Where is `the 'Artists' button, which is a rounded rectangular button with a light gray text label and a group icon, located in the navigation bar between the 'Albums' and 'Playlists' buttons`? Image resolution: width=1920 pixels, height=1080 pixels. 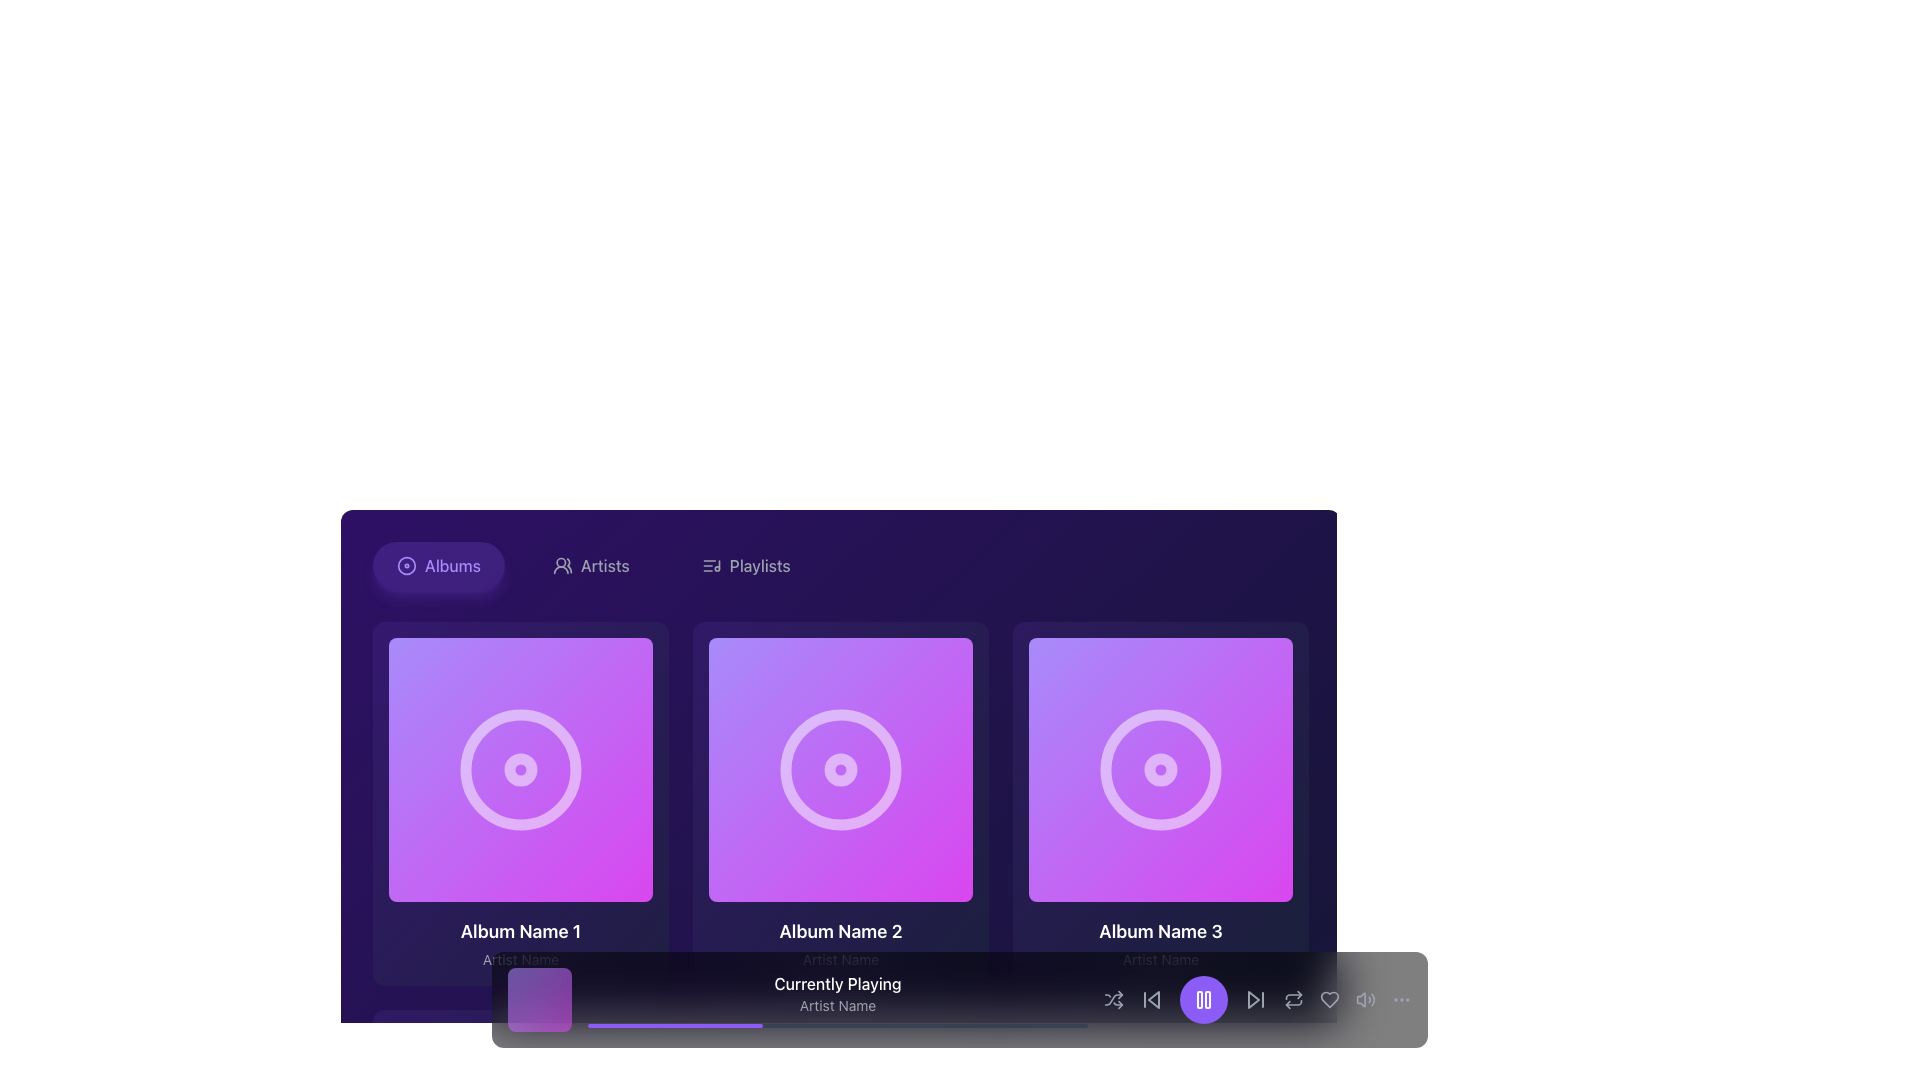 the 'Artists' button, which is a rounded rectangular button with a light gray text label and a group icon, located in the navigation bar between the 'Albums' and 'Playlists' buttons is located at coordinates (590, 566).